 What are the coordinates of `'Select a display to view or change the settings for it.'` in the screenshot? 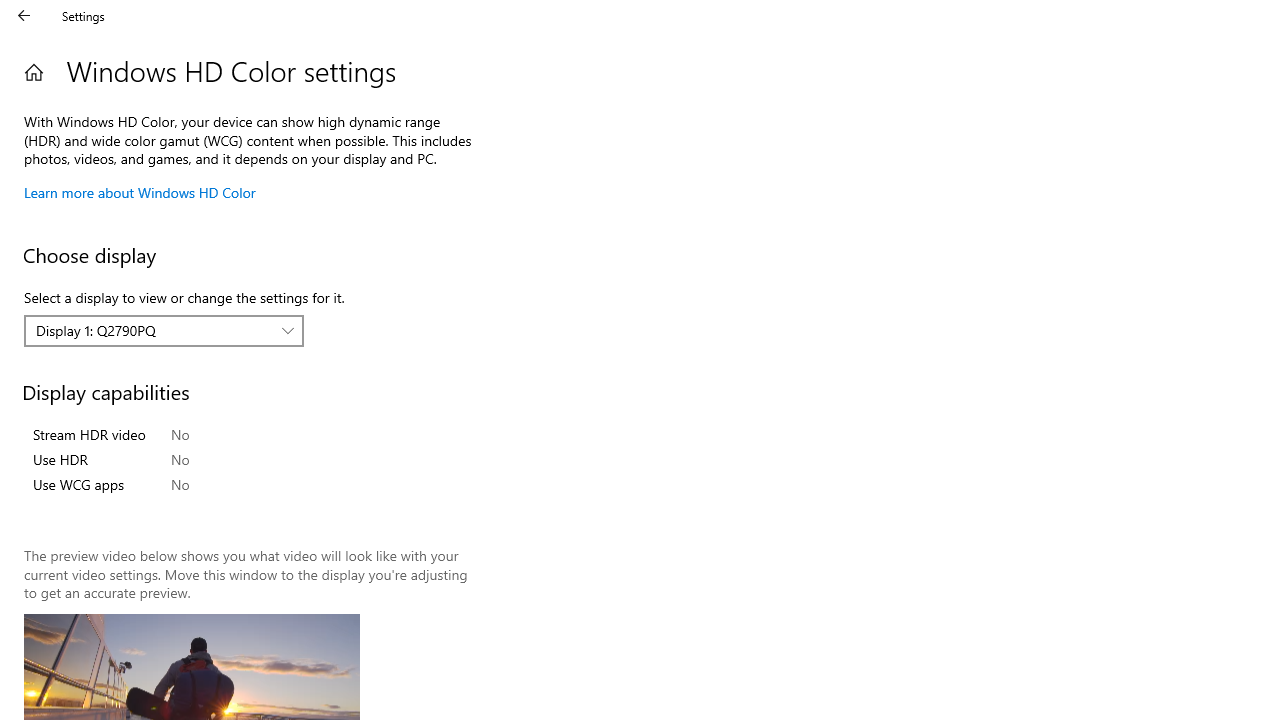 It's located at (164, 330).